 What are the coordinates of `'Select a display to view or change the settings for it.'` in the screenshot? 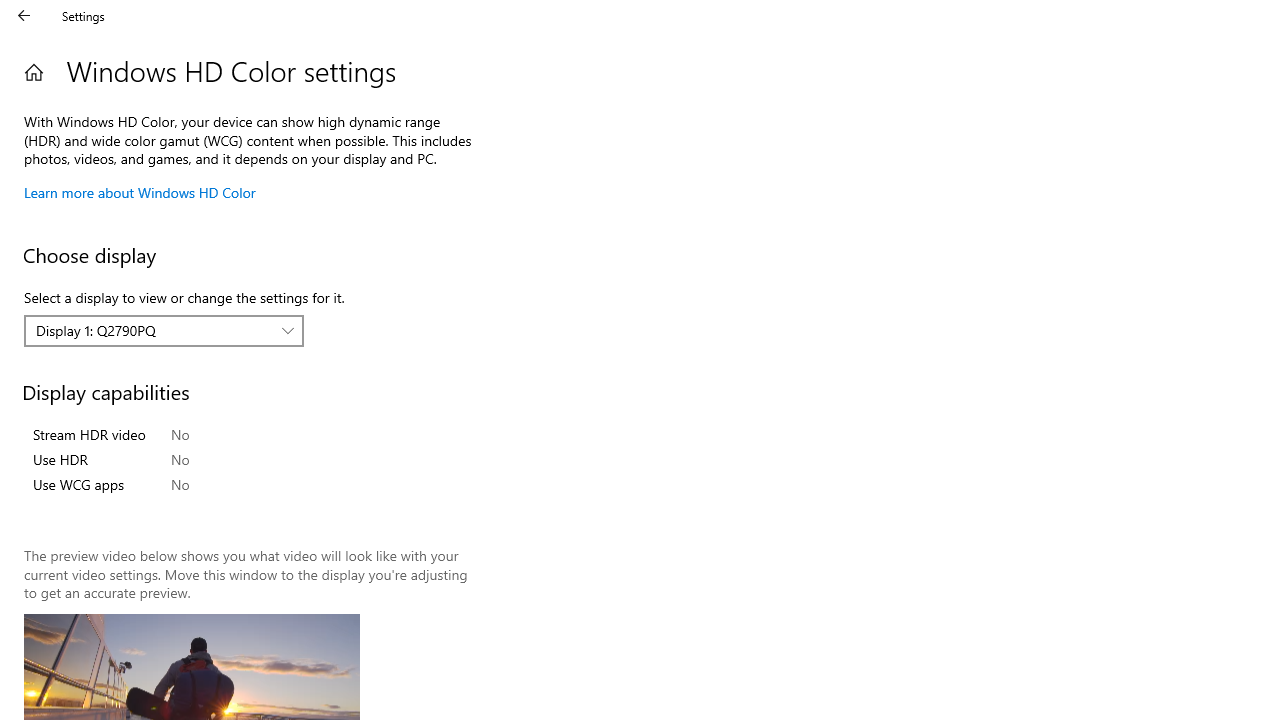 It's located at (164, 330).